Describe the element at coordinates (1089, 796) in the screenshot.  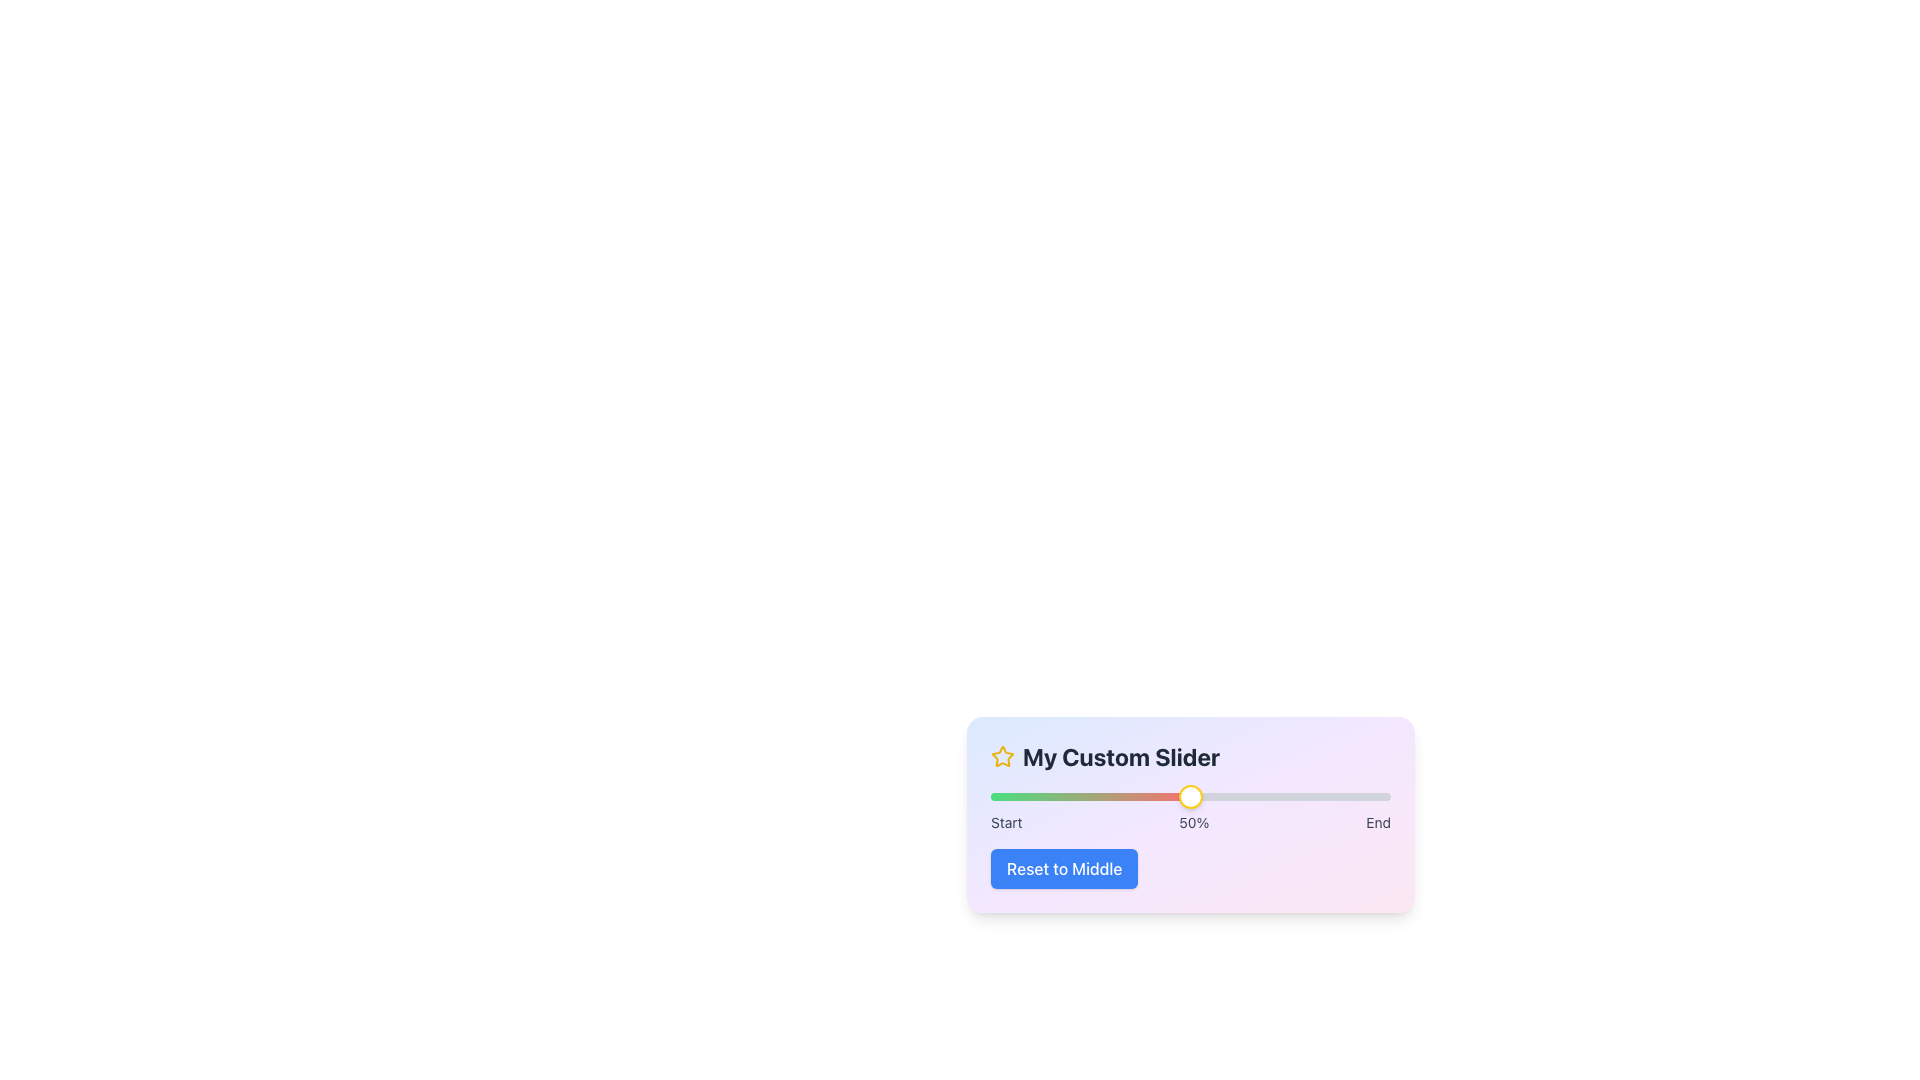
I see `the filled portion of the Progress Bar Segment indicating 50% completion of the slider's range` at that location.